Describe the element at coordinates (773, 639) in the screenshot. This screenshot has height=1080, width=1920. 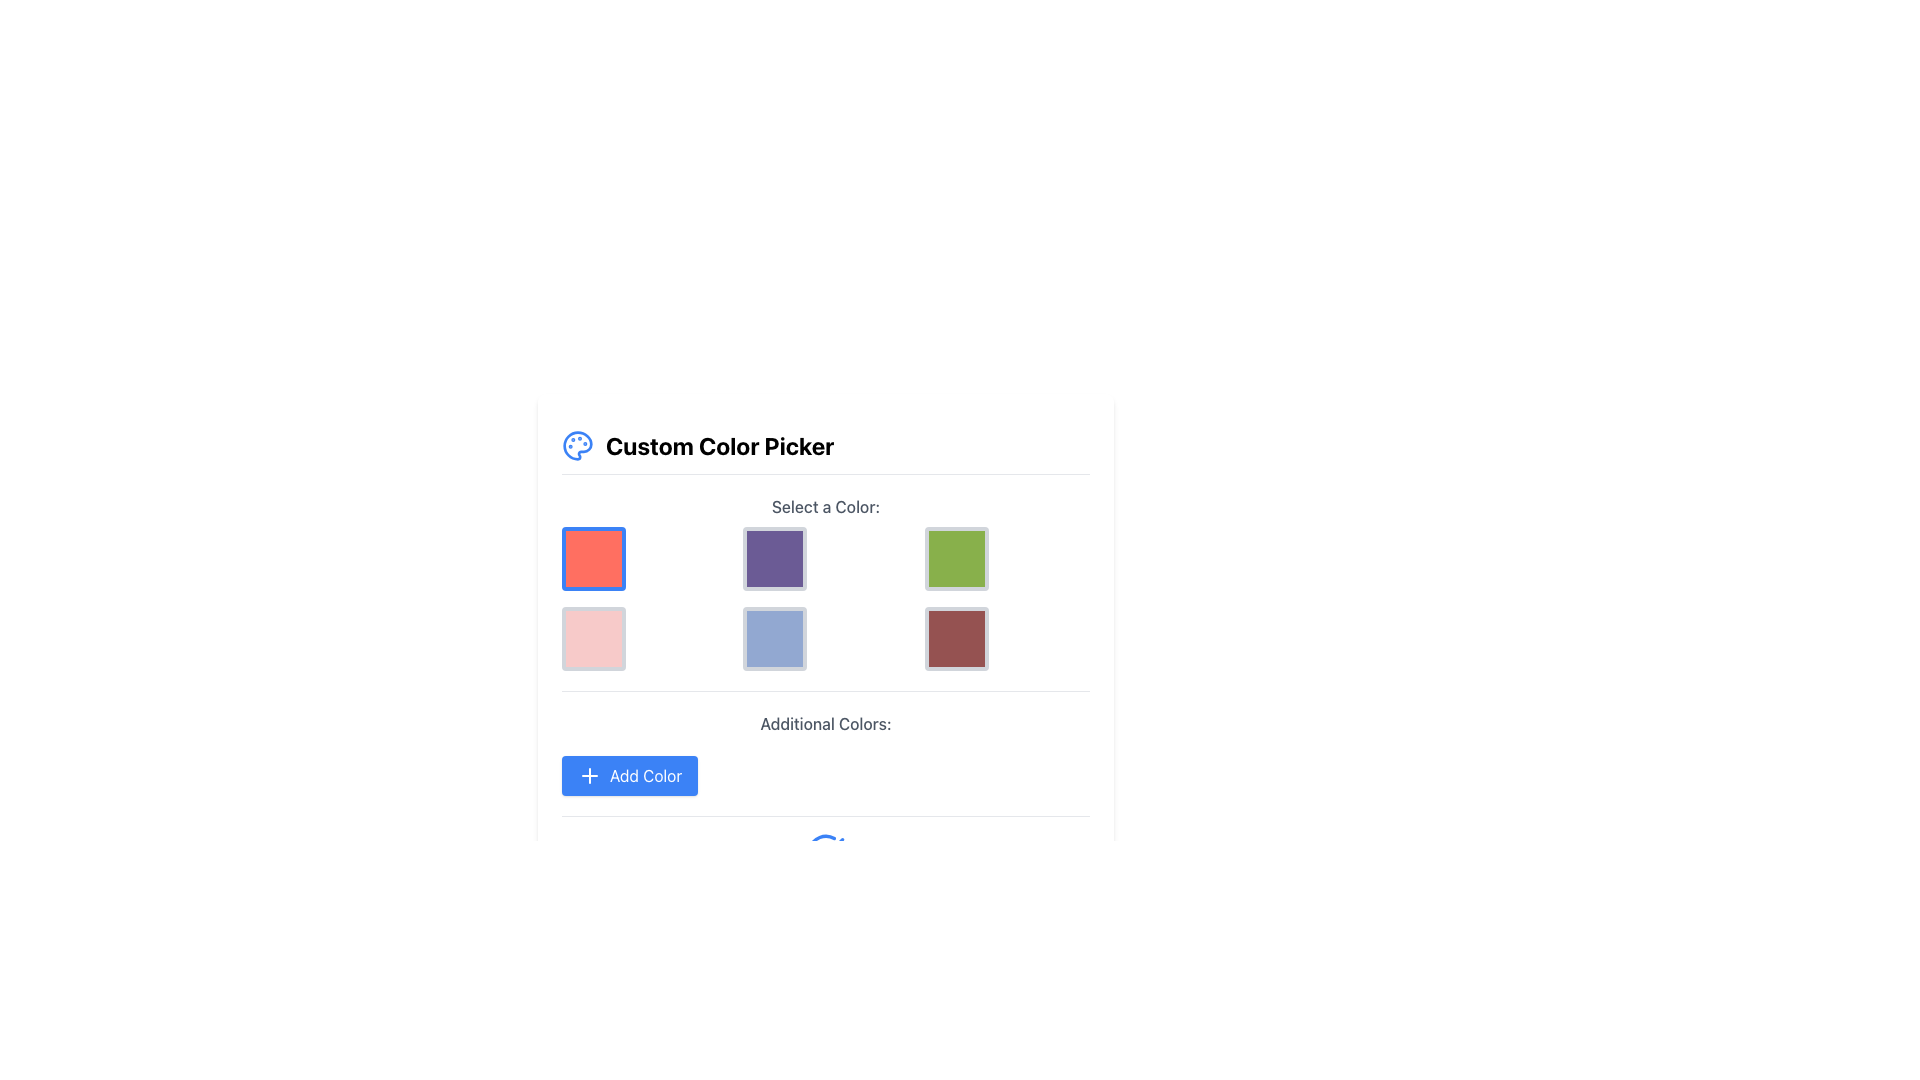
I see `the light indigo button in the center column of the second row in the 'Select a Color' grid` at that location.